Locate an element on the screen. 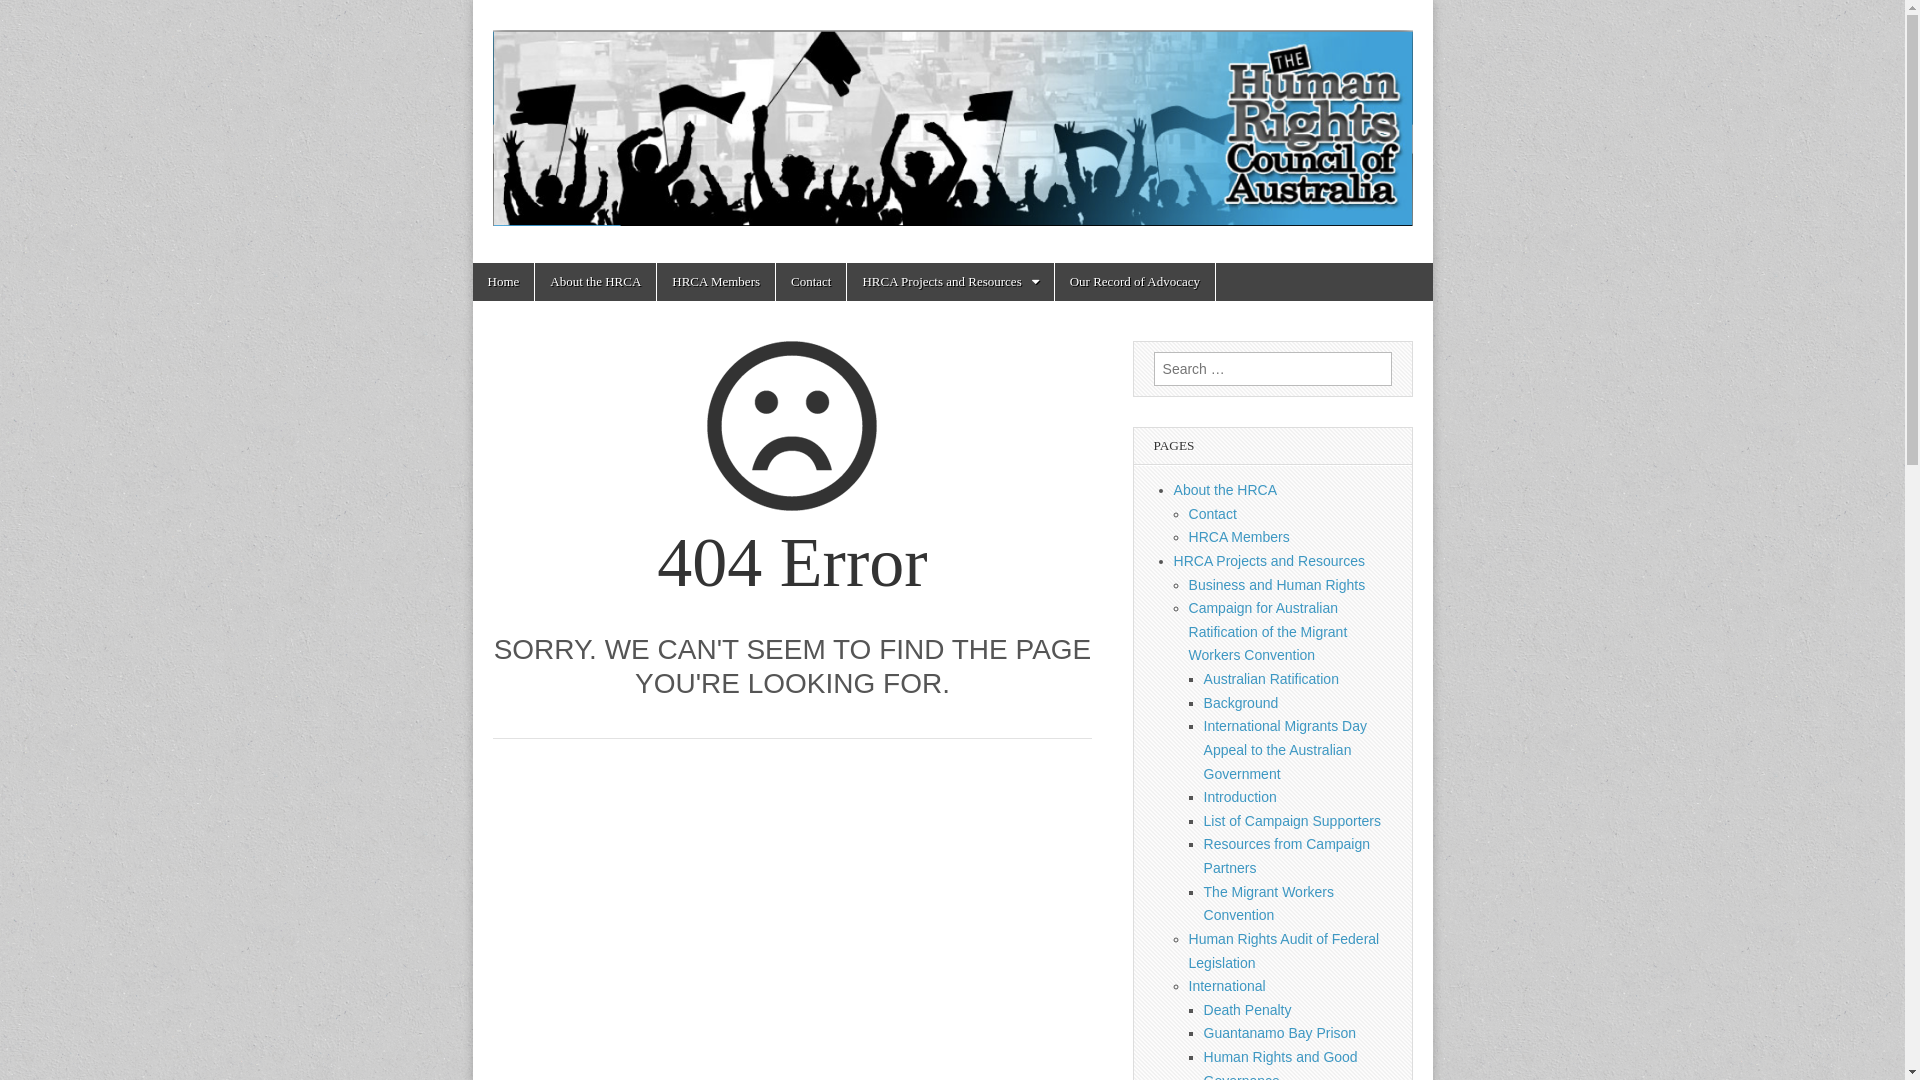 The height and width of the screenshot is (1080, 1920). 'Death Penalty' is located at coordinates (1247, 1010).